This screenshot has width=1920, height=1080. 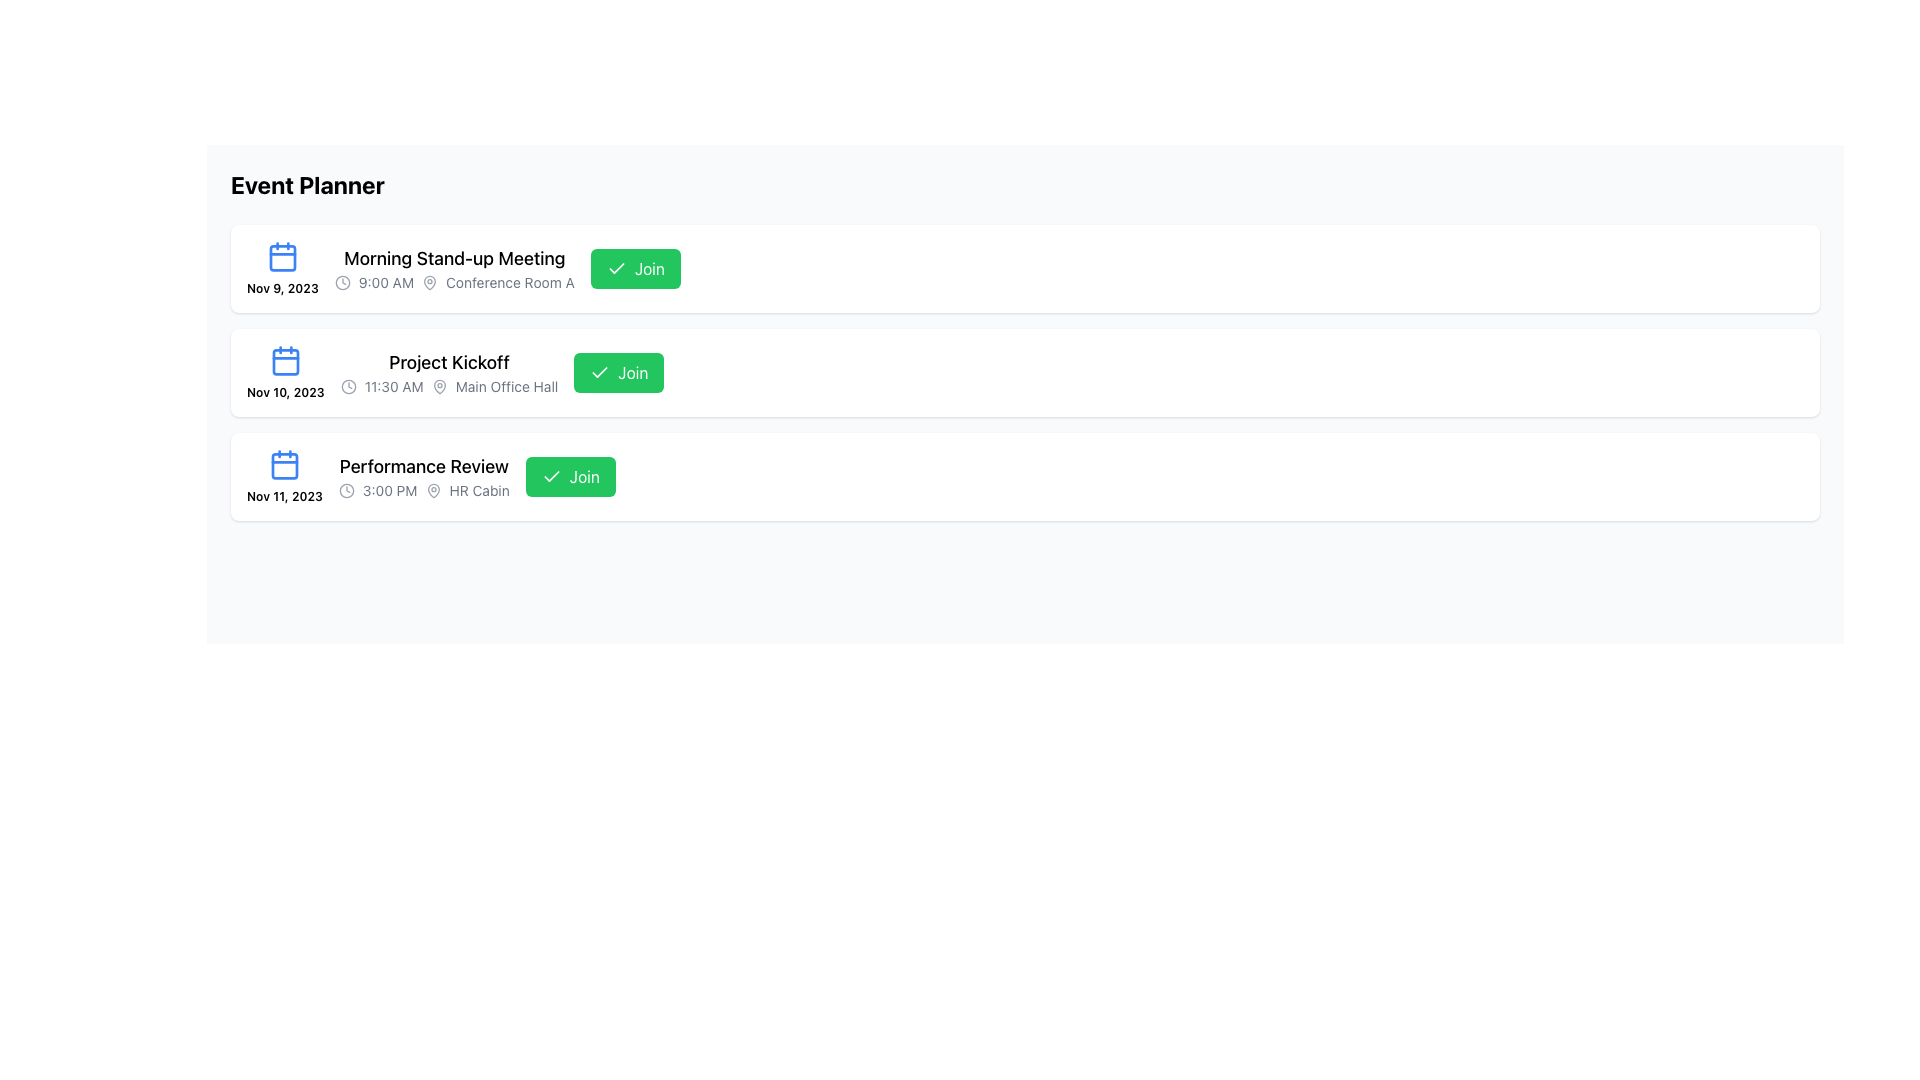 What do you see at coordinates (281, 256) in the screenshot?
I see `the calendar icon with a blue outline located in the first event block under the 'Event Planner' section, positioned above the date 'Nov 9, 2023'` at bounding box center [281, 256].